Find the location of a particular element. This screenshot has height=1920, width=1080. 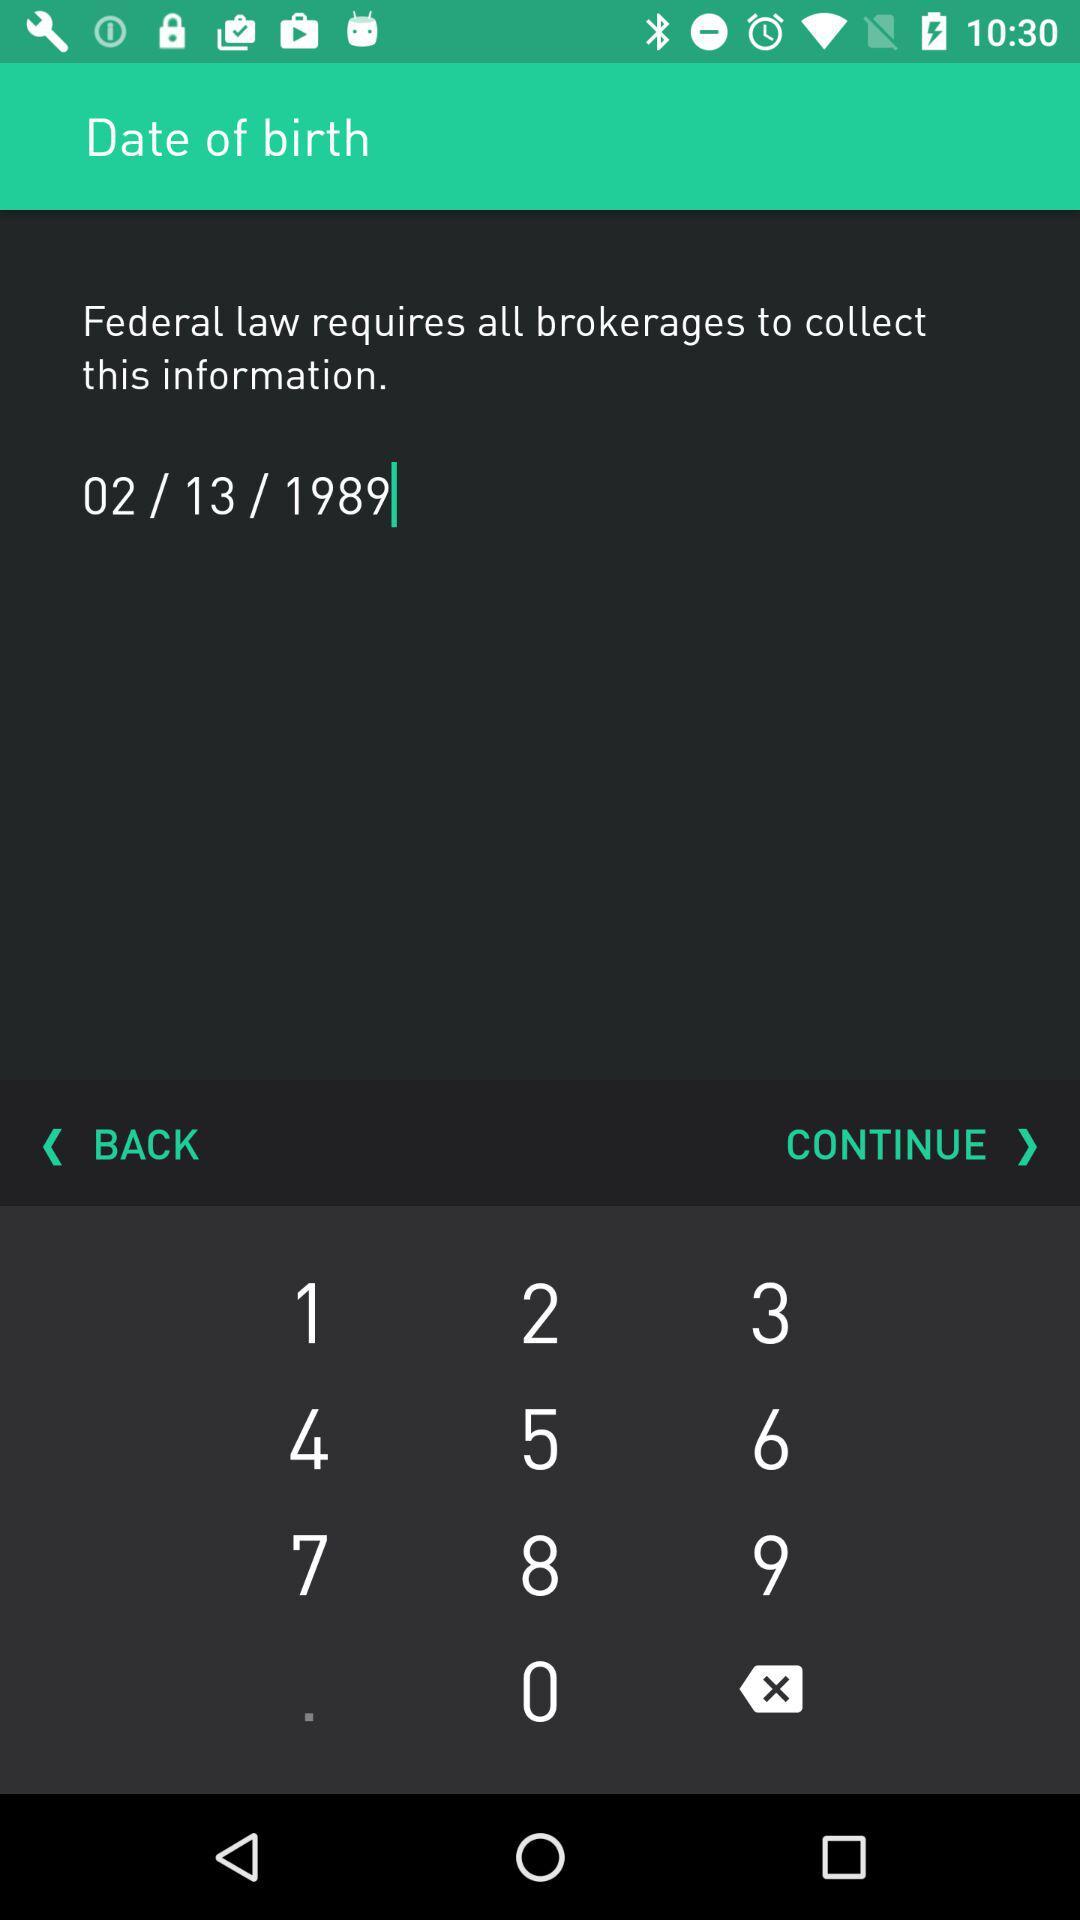

icon next to the 2 is located at coordinates (308, 1435).